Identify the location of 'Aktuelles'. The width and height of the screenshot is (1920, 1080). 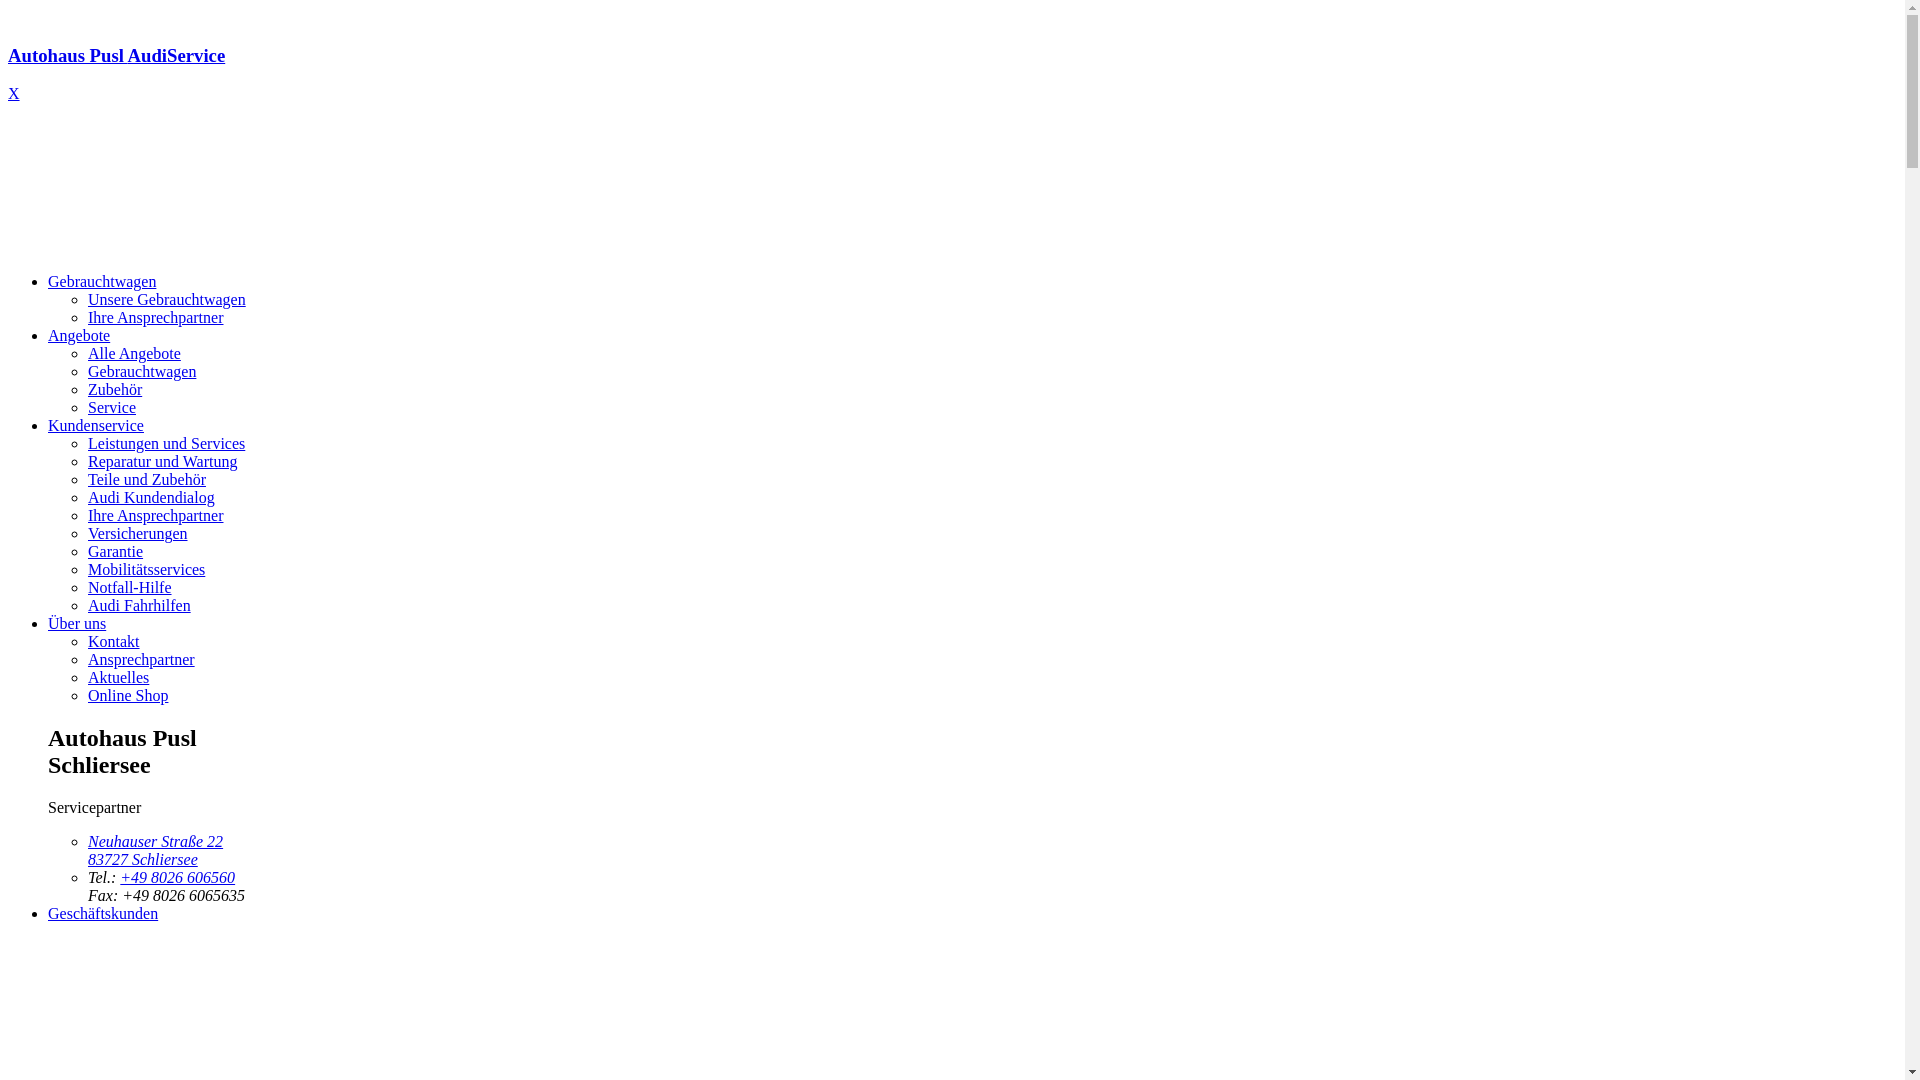
(86, 676).